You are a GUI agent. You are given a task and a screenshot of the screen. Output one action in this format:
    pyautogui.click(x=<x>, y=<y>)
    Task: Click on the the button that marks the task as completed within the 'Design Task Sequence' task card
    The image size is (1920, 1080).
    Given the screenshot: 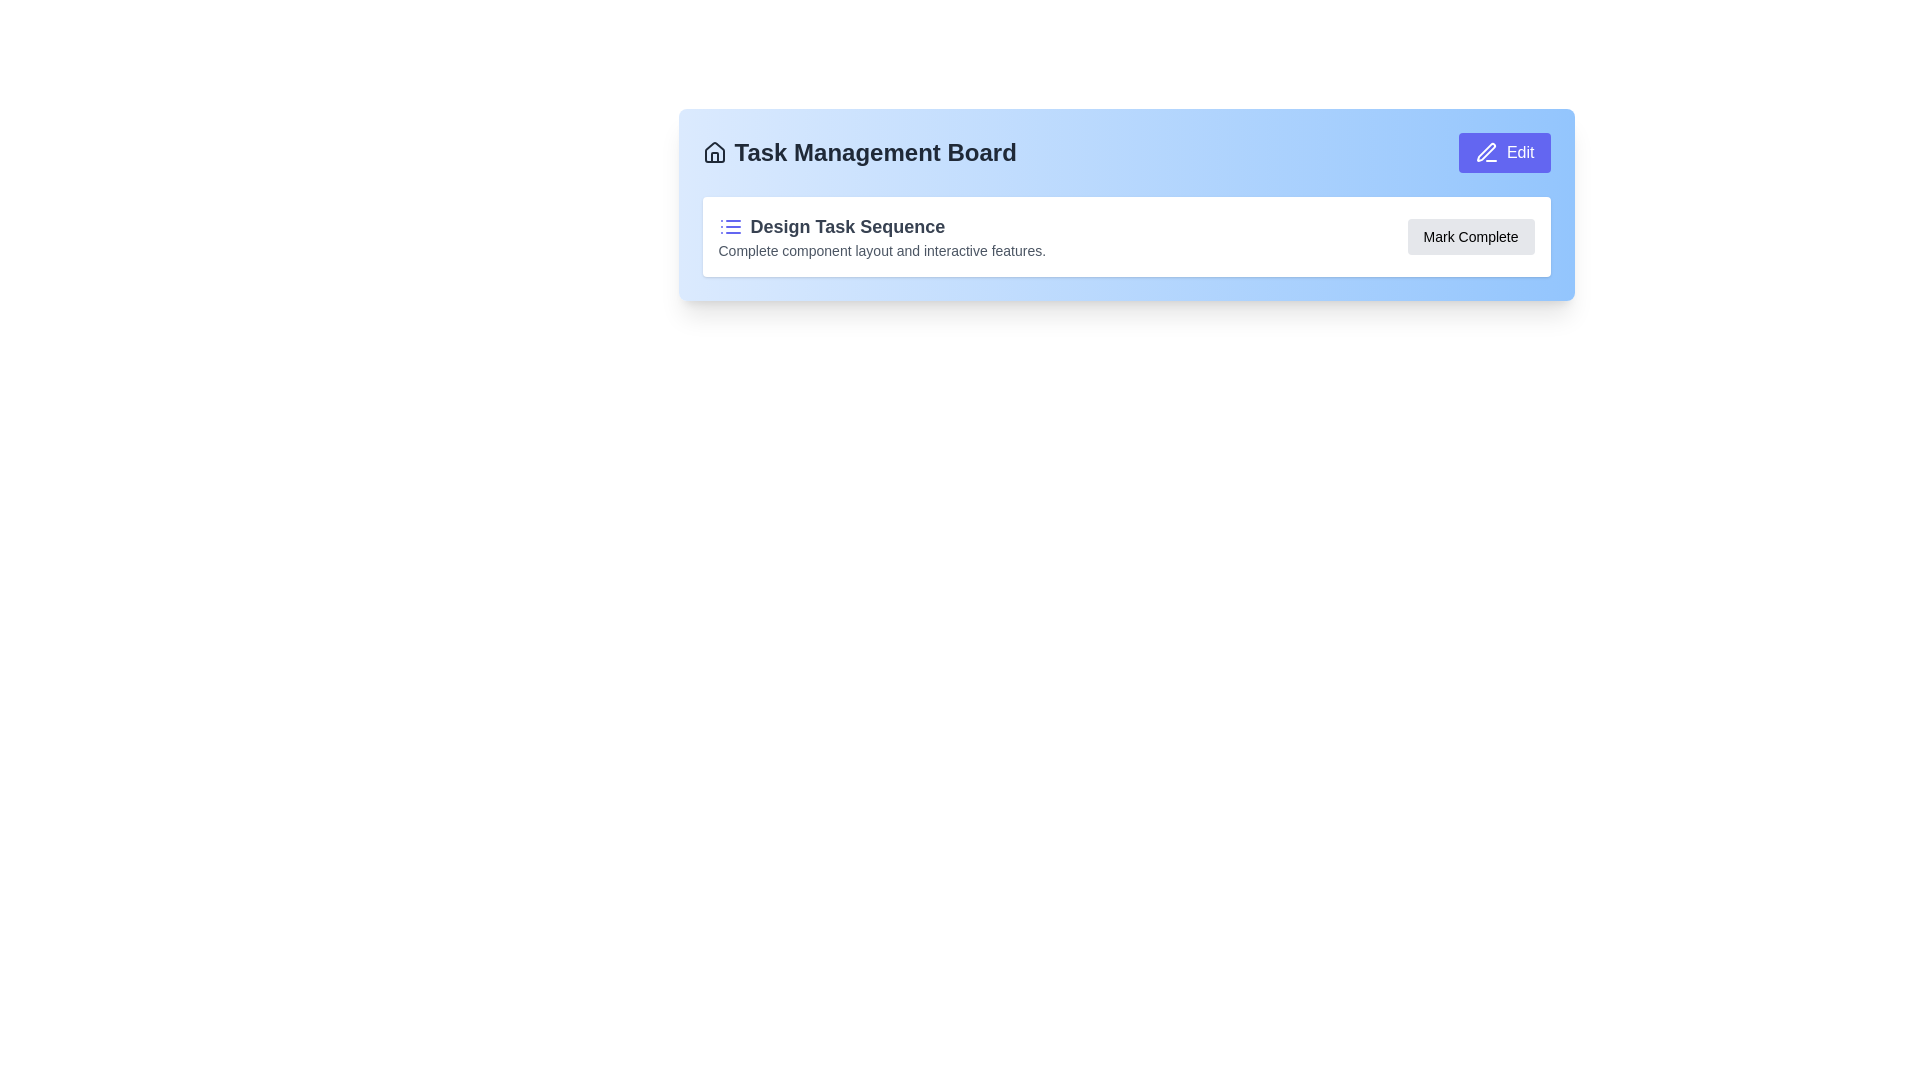 What is the action you would take?
    pyautogui.click(x=1471, y=235)
    